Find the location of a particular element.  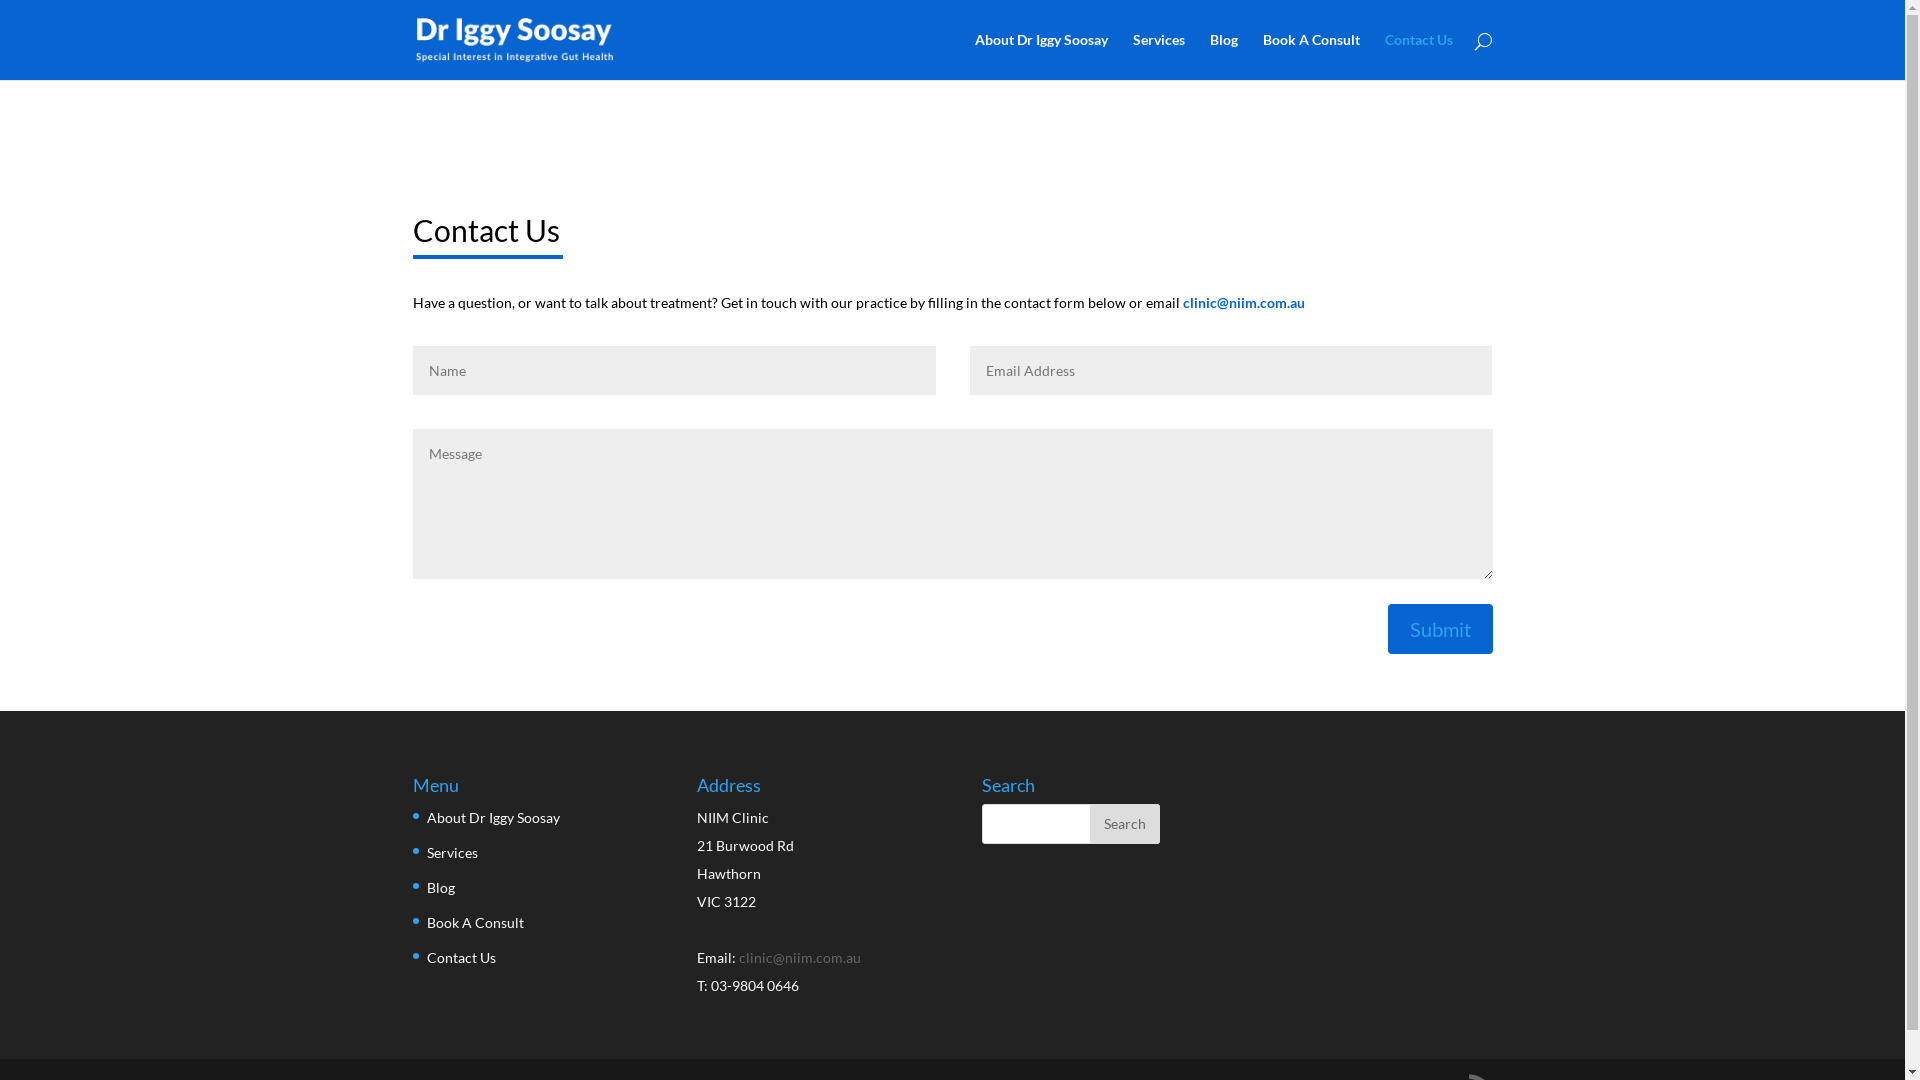

'Search' is located at coordinates (1124, 824).